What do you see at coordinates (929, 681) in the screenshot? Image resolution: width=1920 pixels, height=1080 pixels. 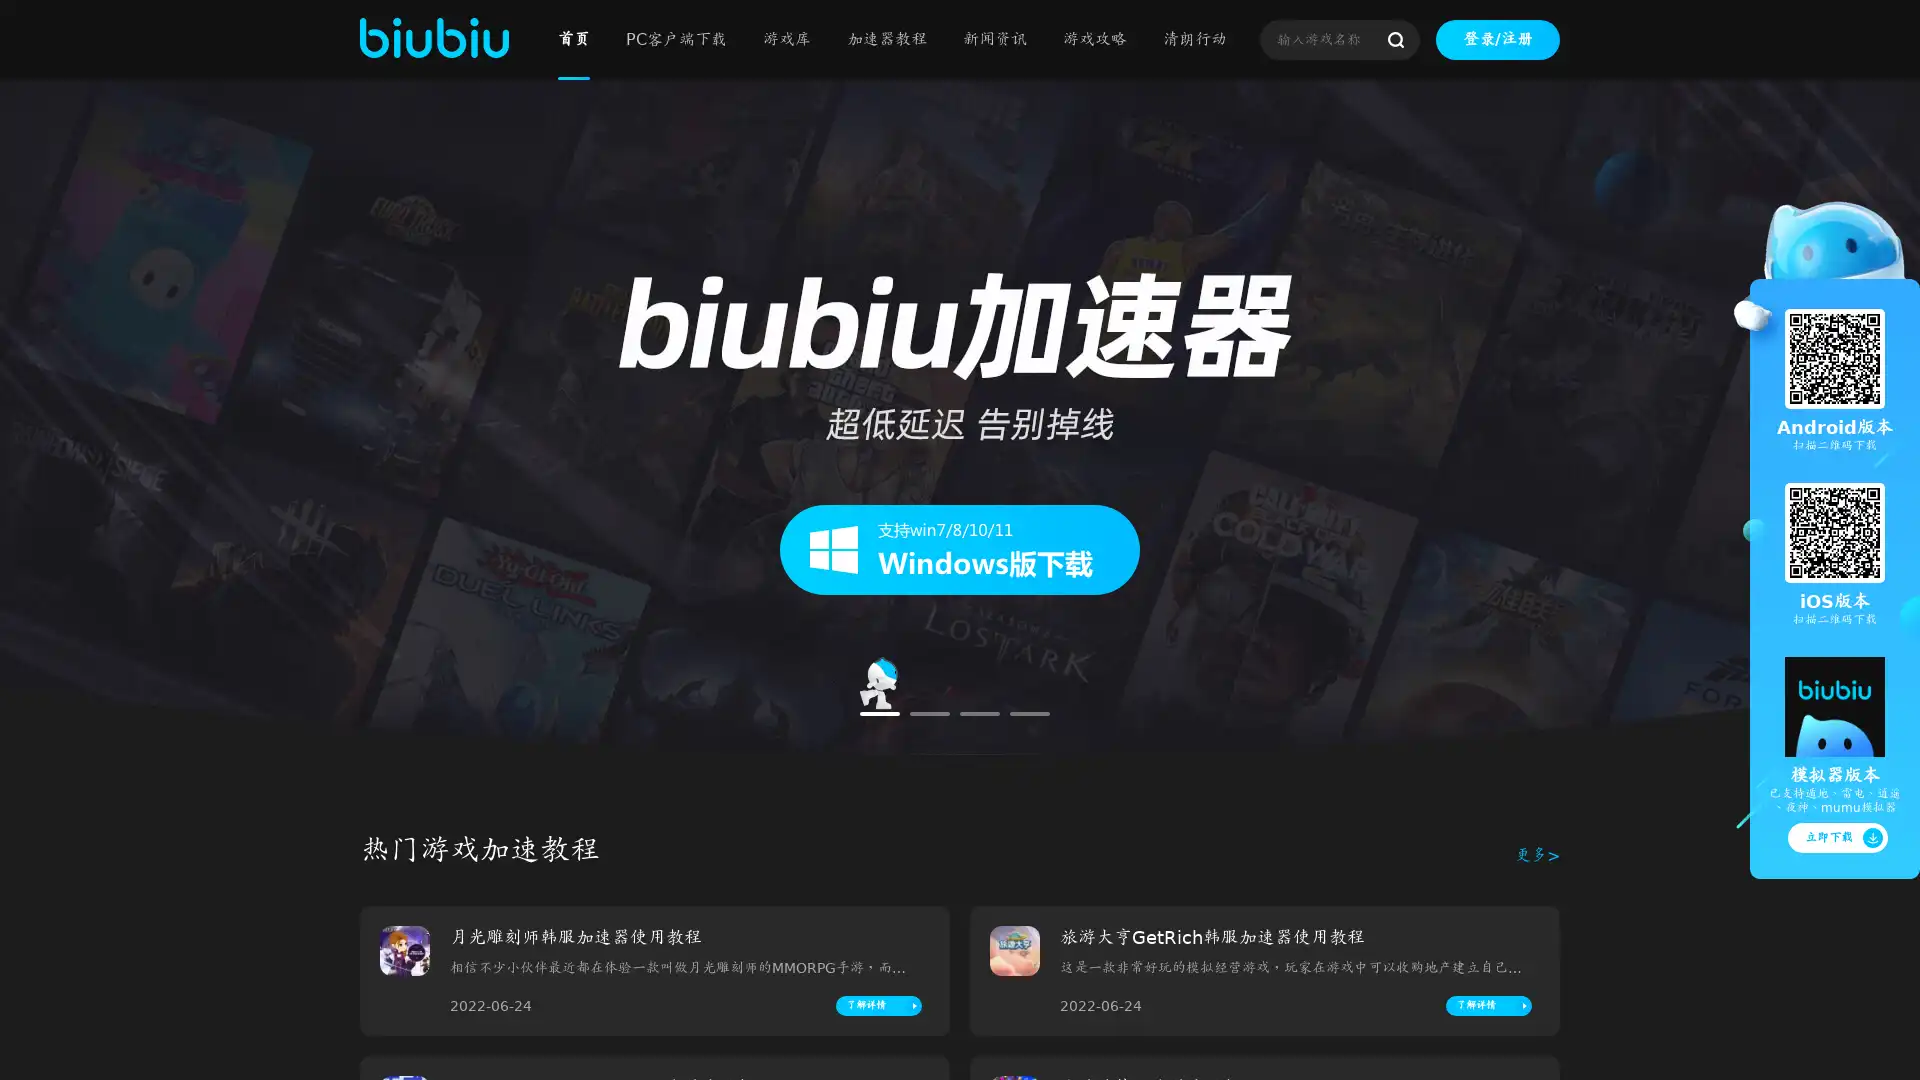 I see `Go to slide 2` at bounding box center [929, 681].